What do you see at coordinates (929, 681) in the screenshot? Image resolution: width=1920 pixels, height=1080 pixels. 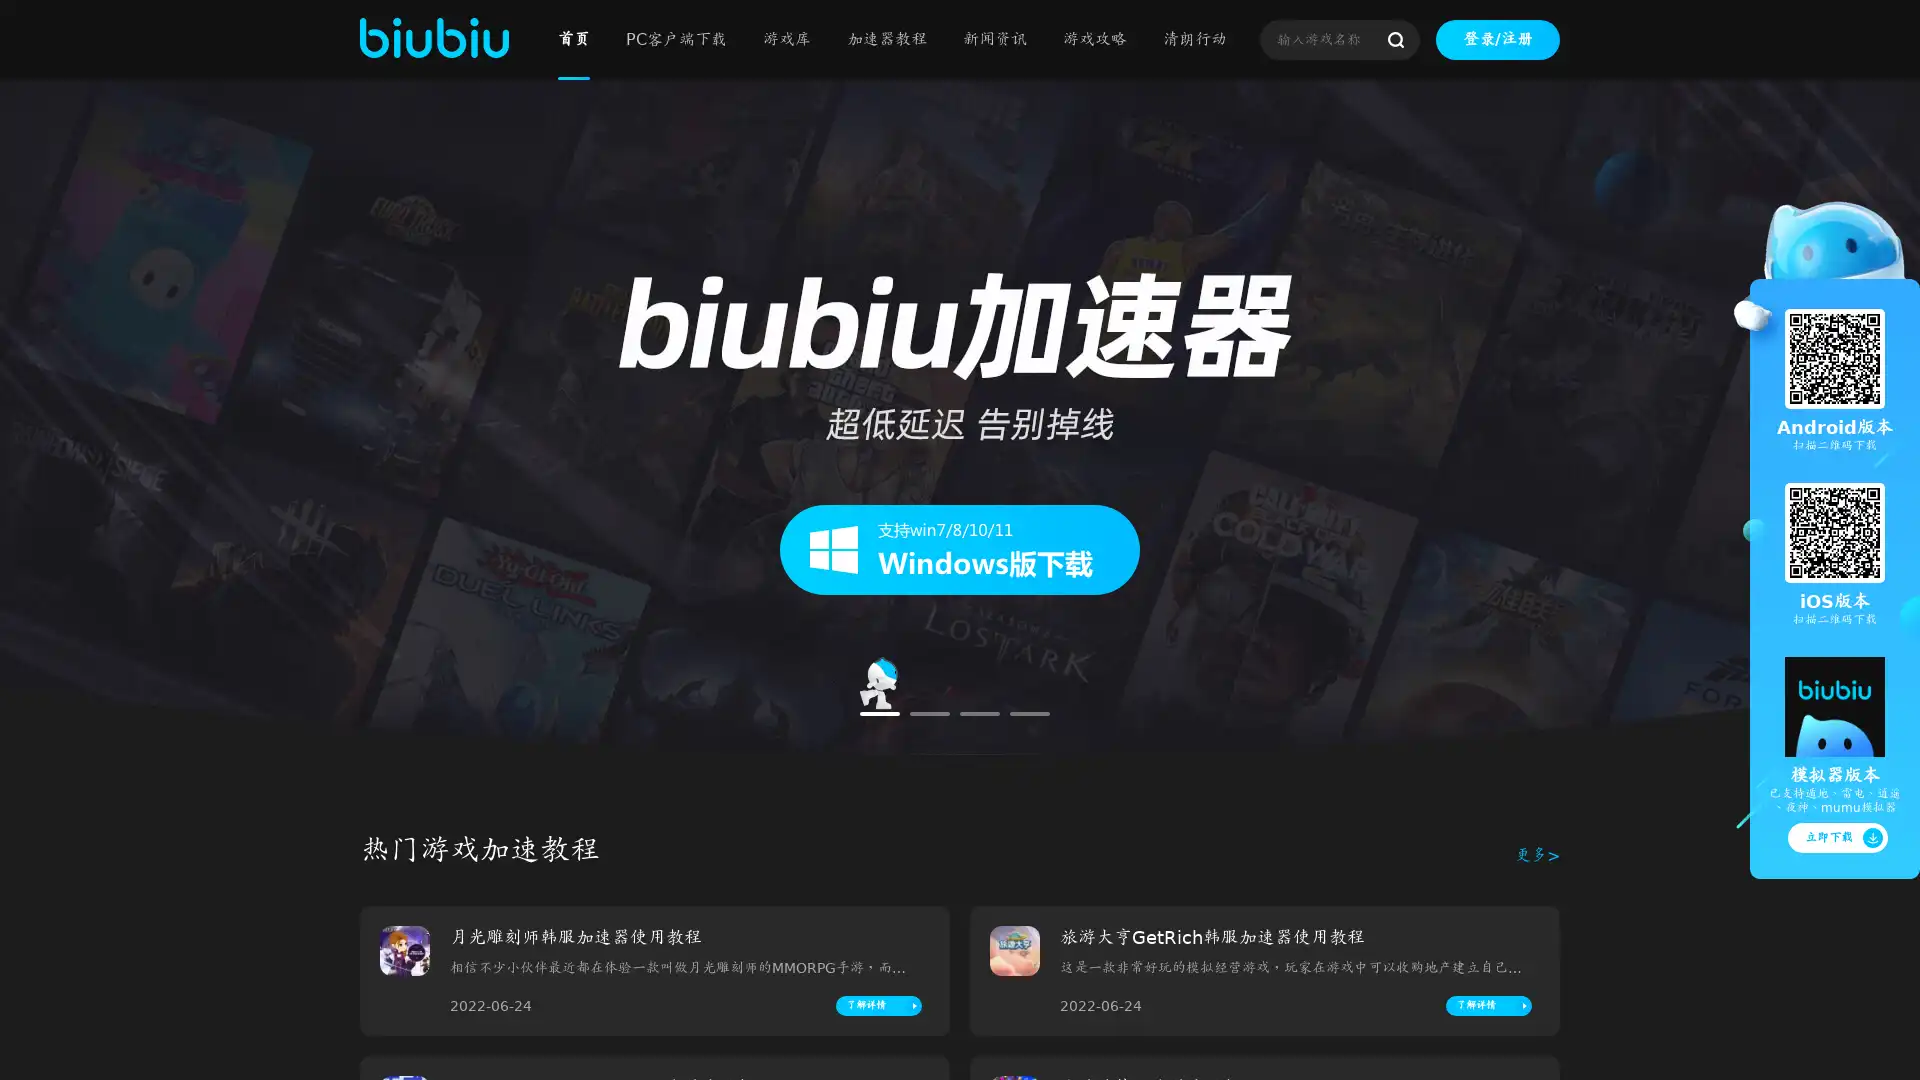 I see `Go to slide 2` at bounding box center [929, 681].